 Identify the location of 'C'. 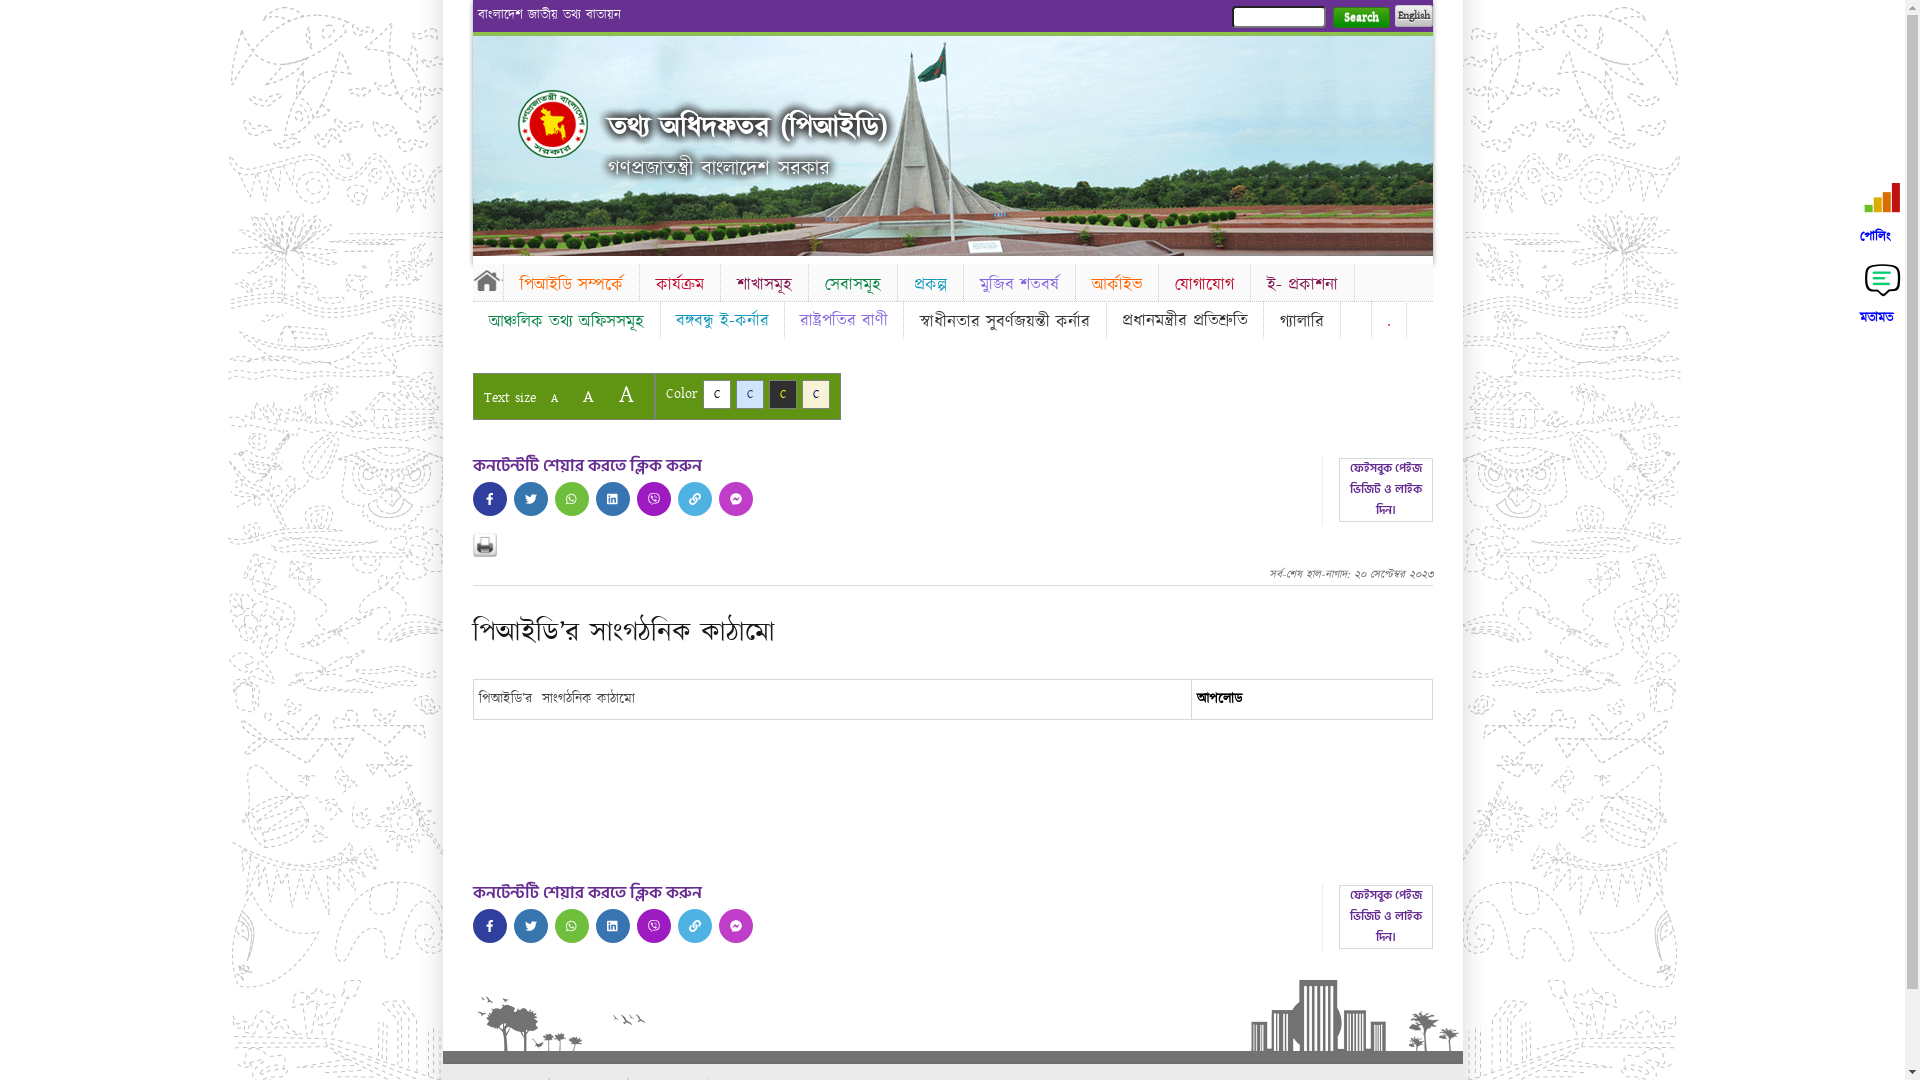
(734, 394).